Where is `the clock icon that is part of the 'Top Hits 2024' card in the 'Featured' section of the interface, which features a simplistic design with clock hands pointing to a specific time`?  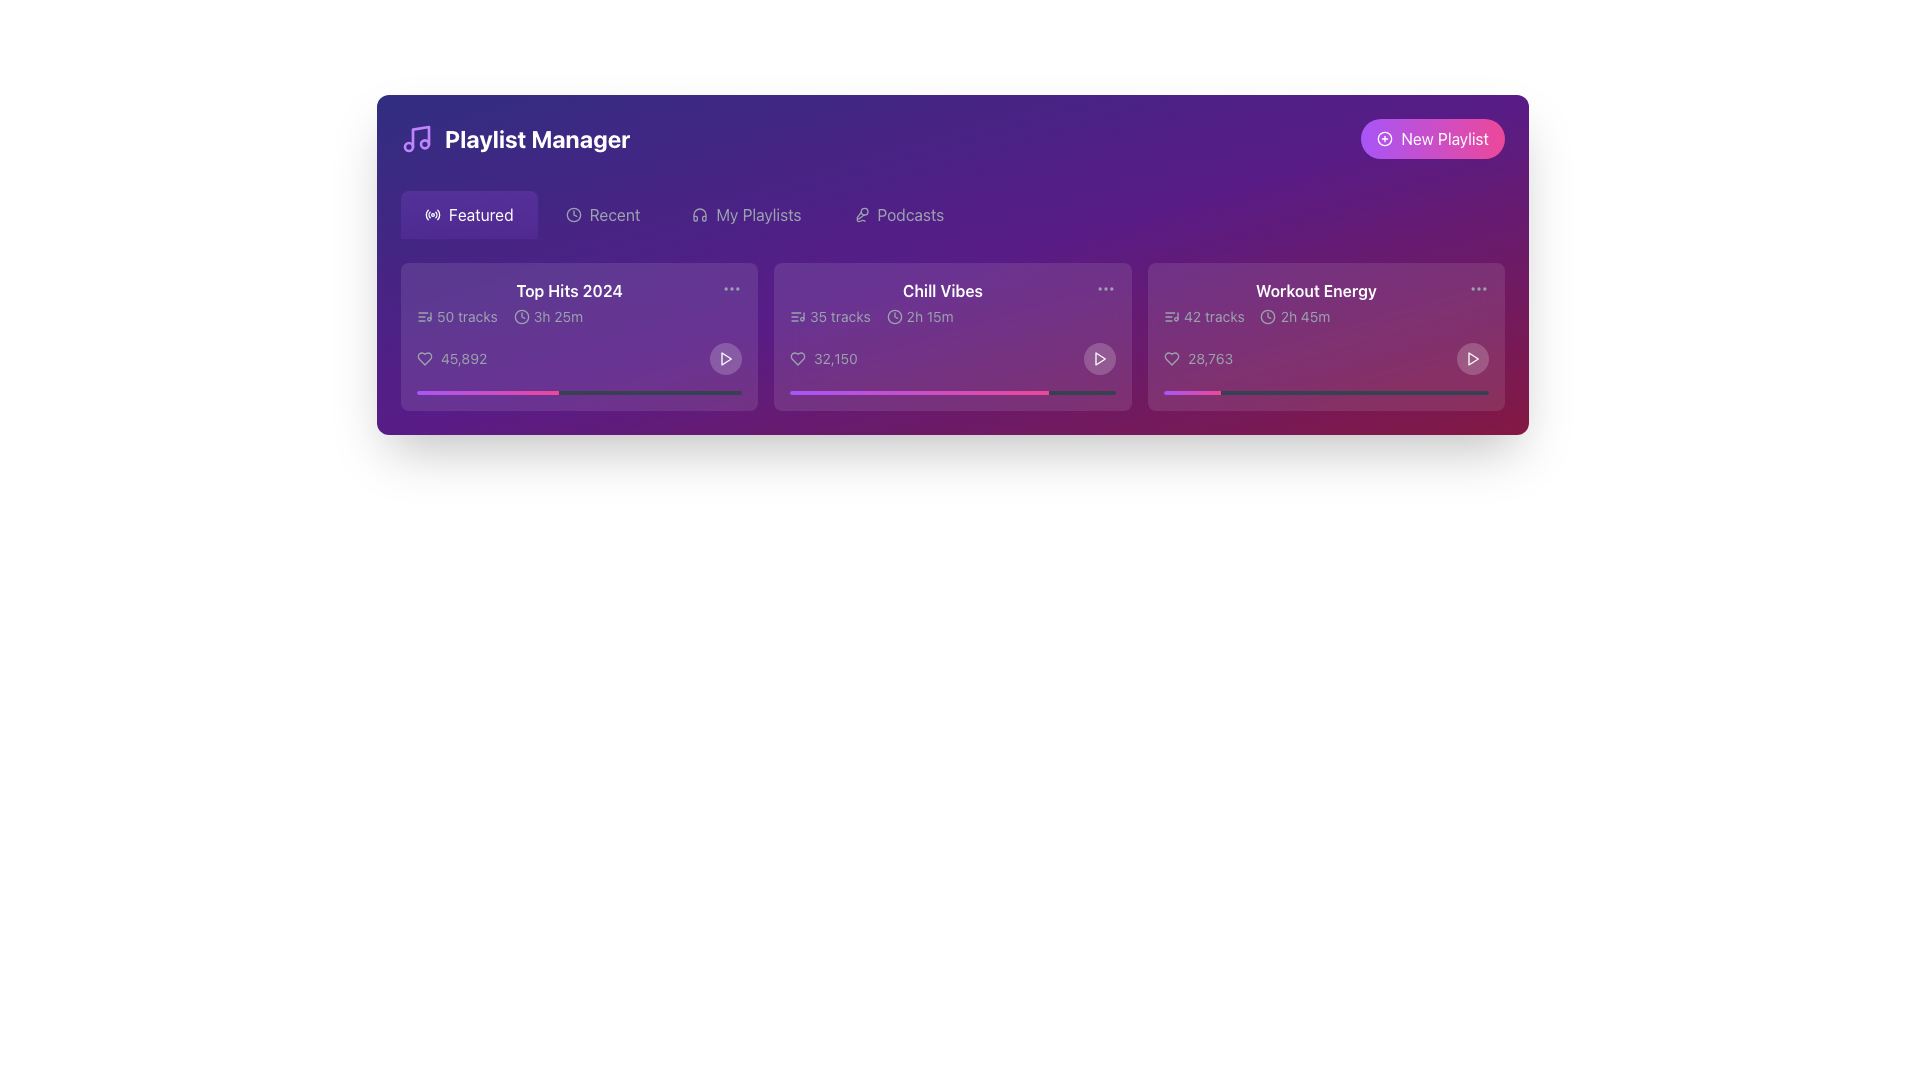
the clock icon that is part of the 'Top Hits 2024' card in the 'Featured' section of the interface, which features a simplistic design with clock hands pointing to a specific time is located at coordinates (521, 315).